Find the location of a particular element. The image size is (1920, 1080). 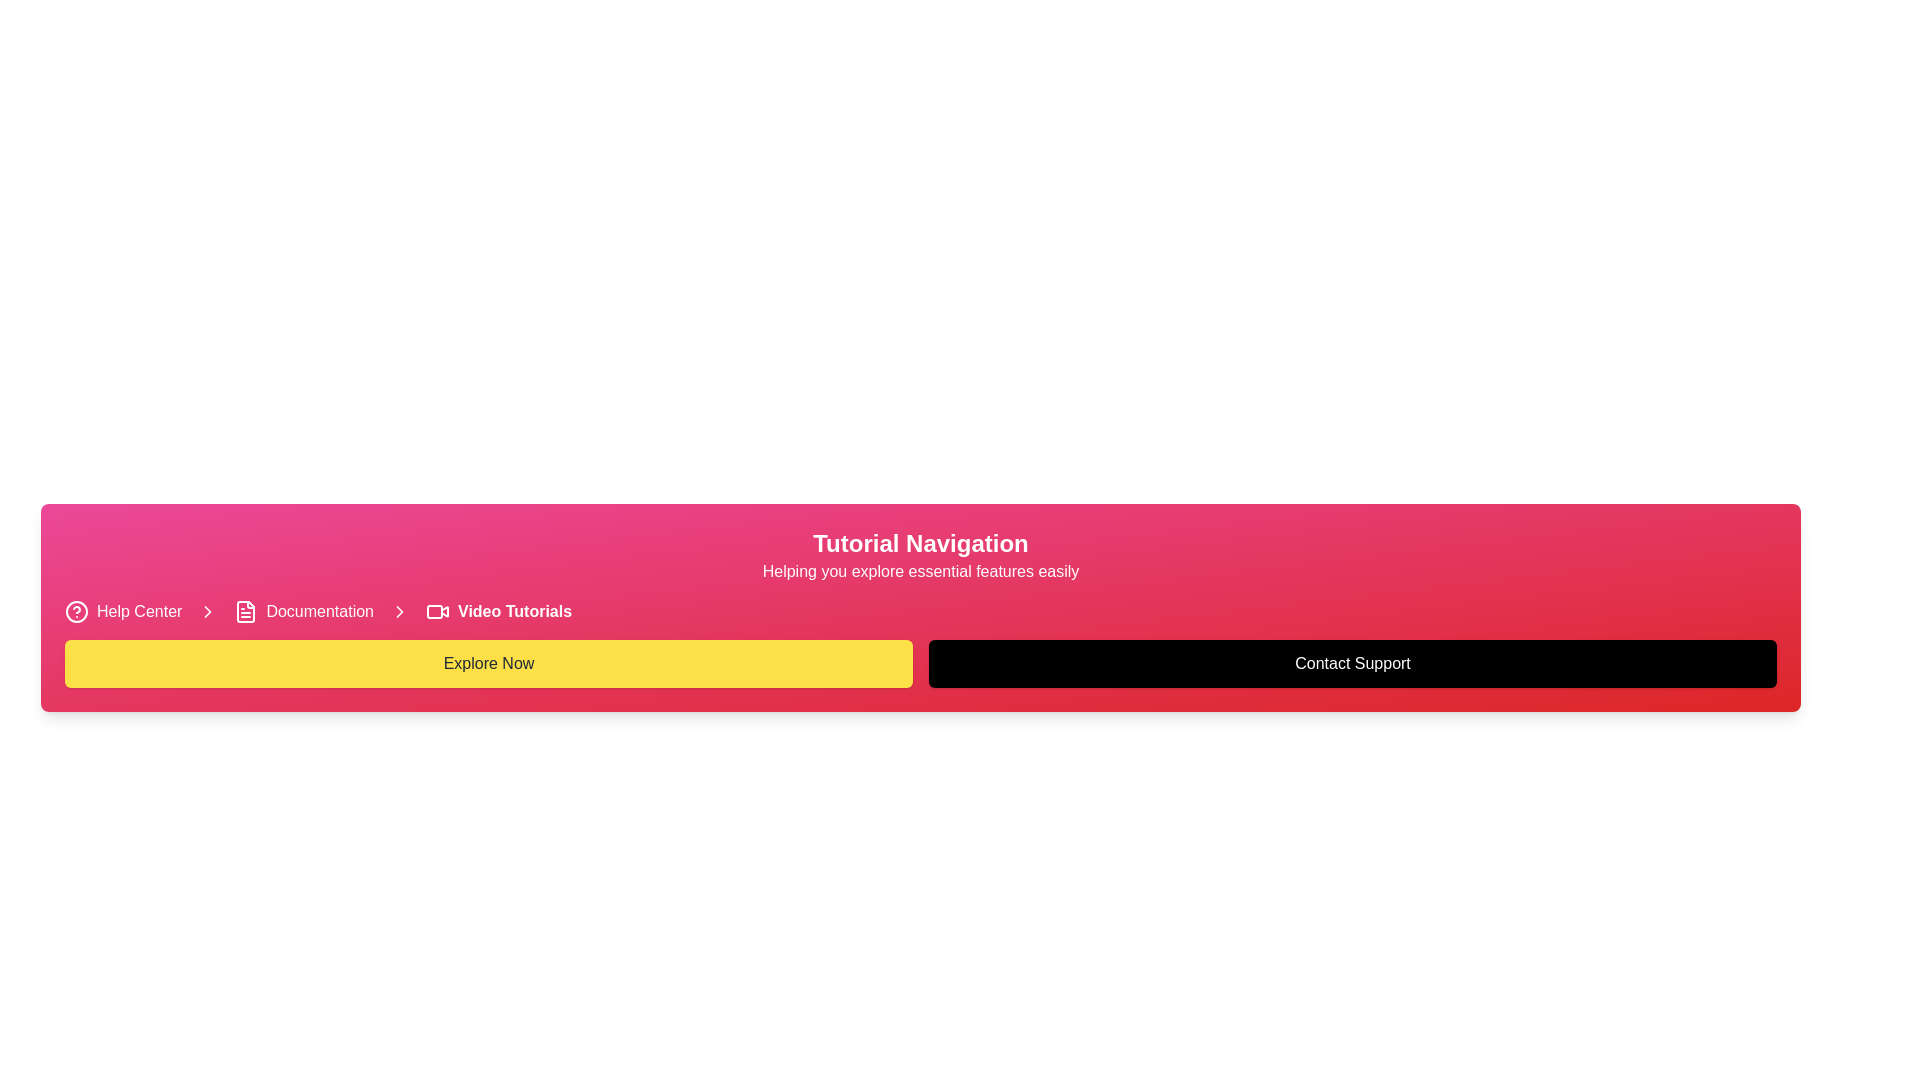

the 'Help Center' hyperlink, which is a prominent text link with a pink background and white text, located in the lower left section of the interface next to a question mark icon is located at coordinates (138, 611).